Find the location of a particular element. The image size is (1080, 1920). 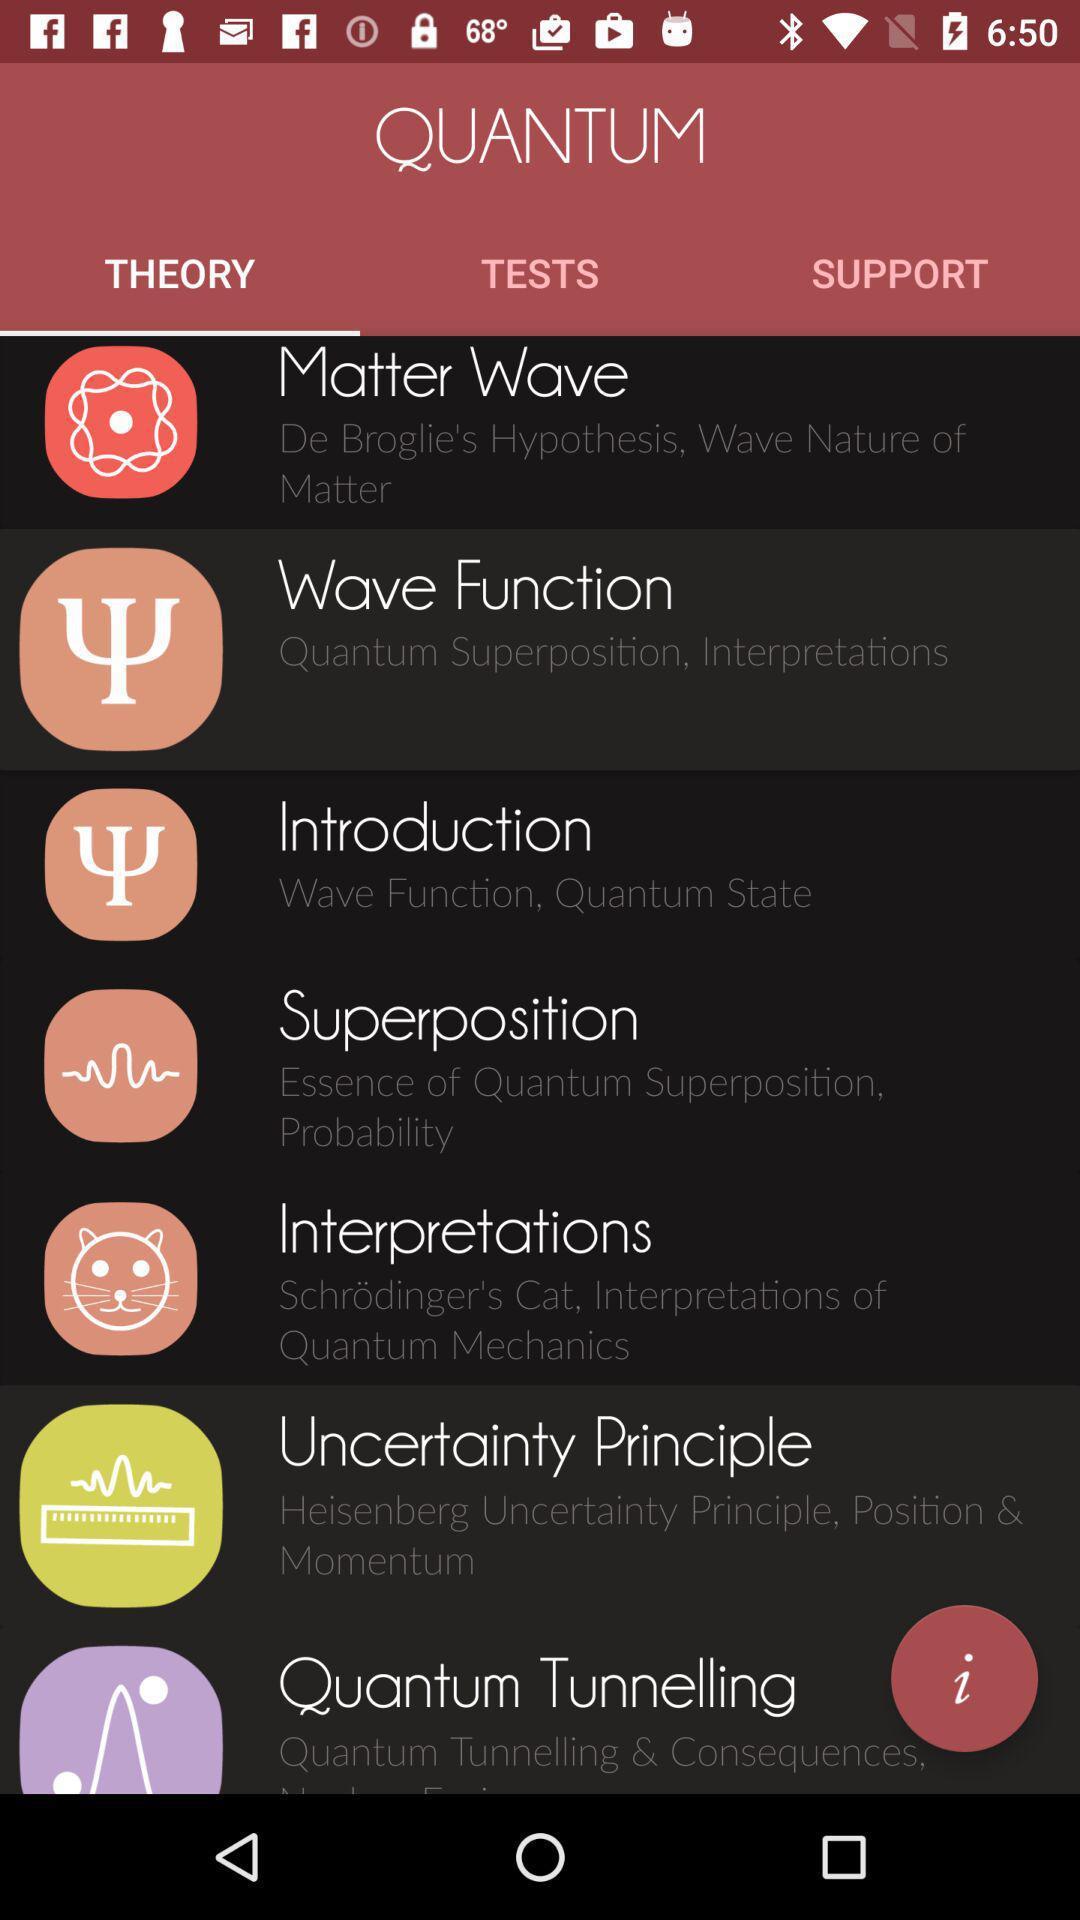

icon below the theory is located at coordinates (120, 421).